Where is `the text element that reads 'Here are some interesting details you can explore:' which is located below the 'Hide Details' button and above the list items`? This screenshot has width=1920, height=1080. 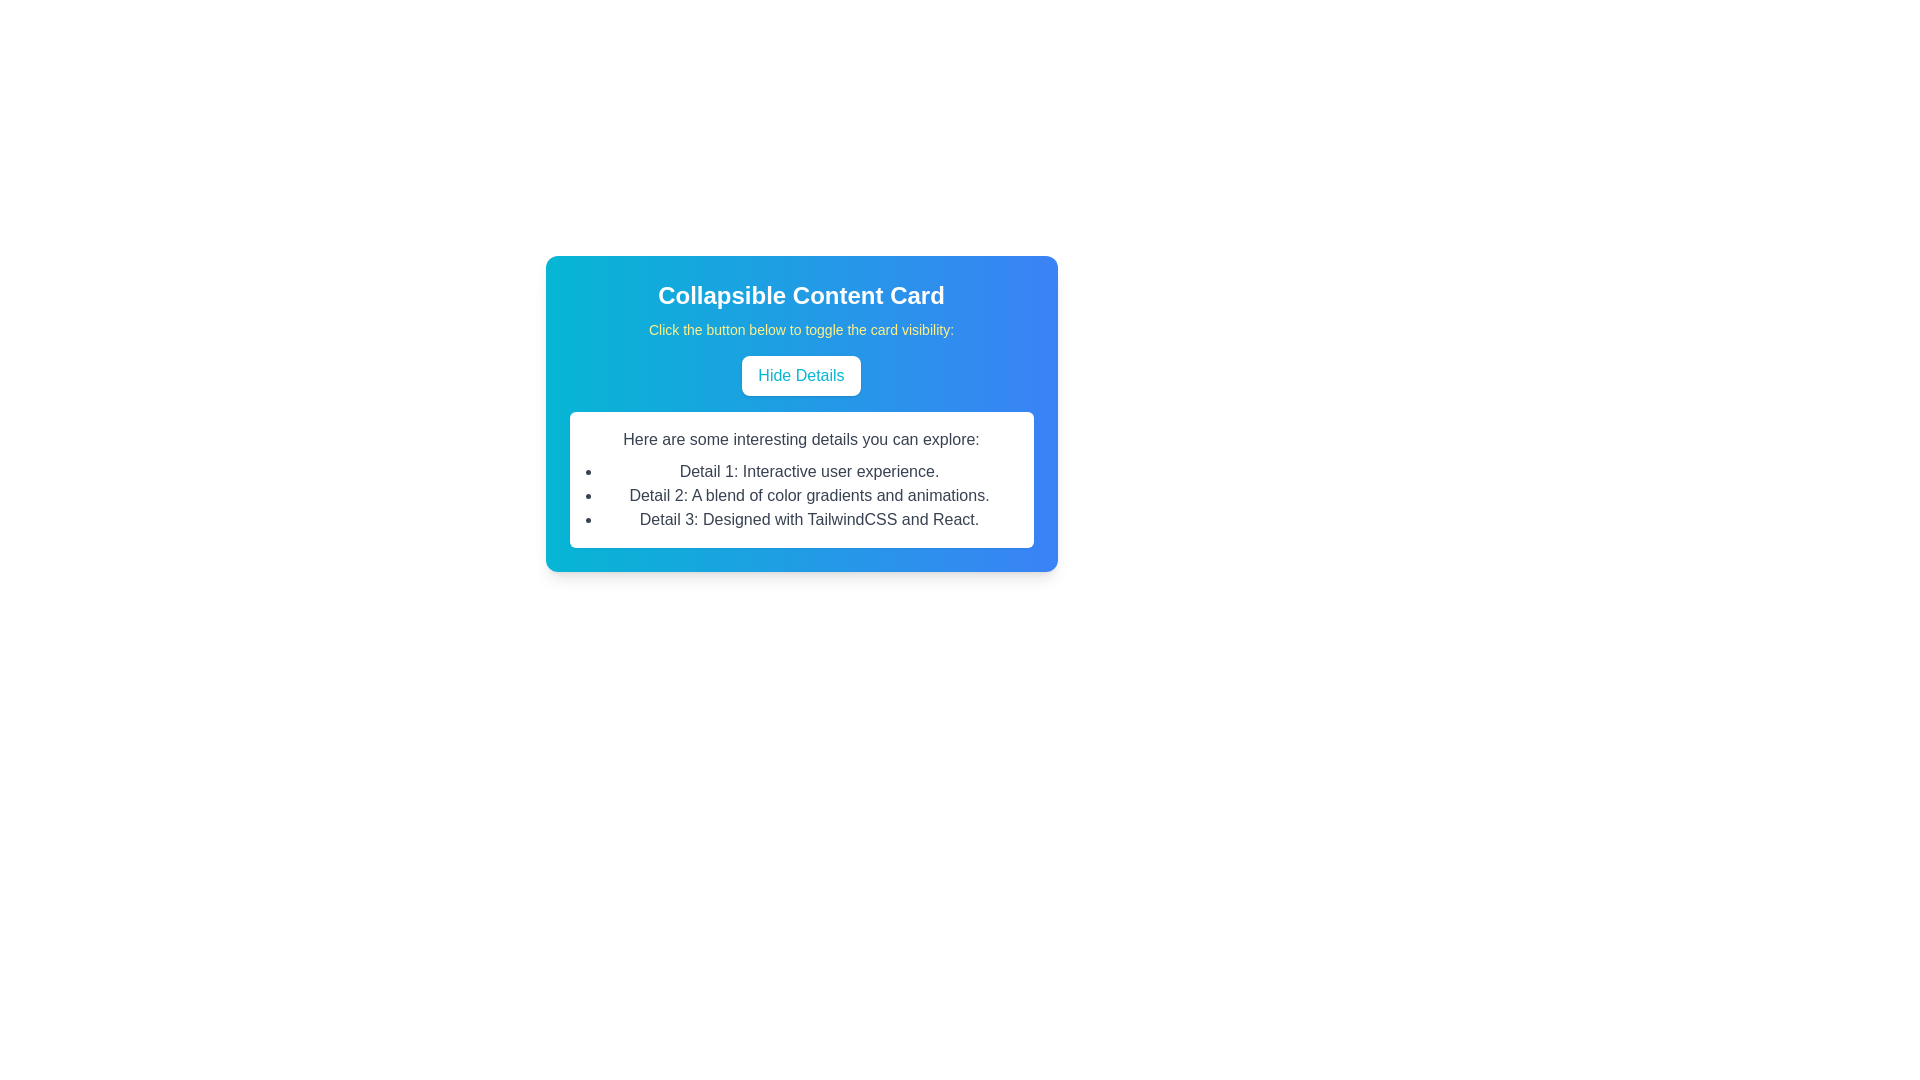
the text element that reads 'Here are some interesting details you can explore:' which is located below the 'Hide Details' button and above the list items is located at coordinates (801, 438).